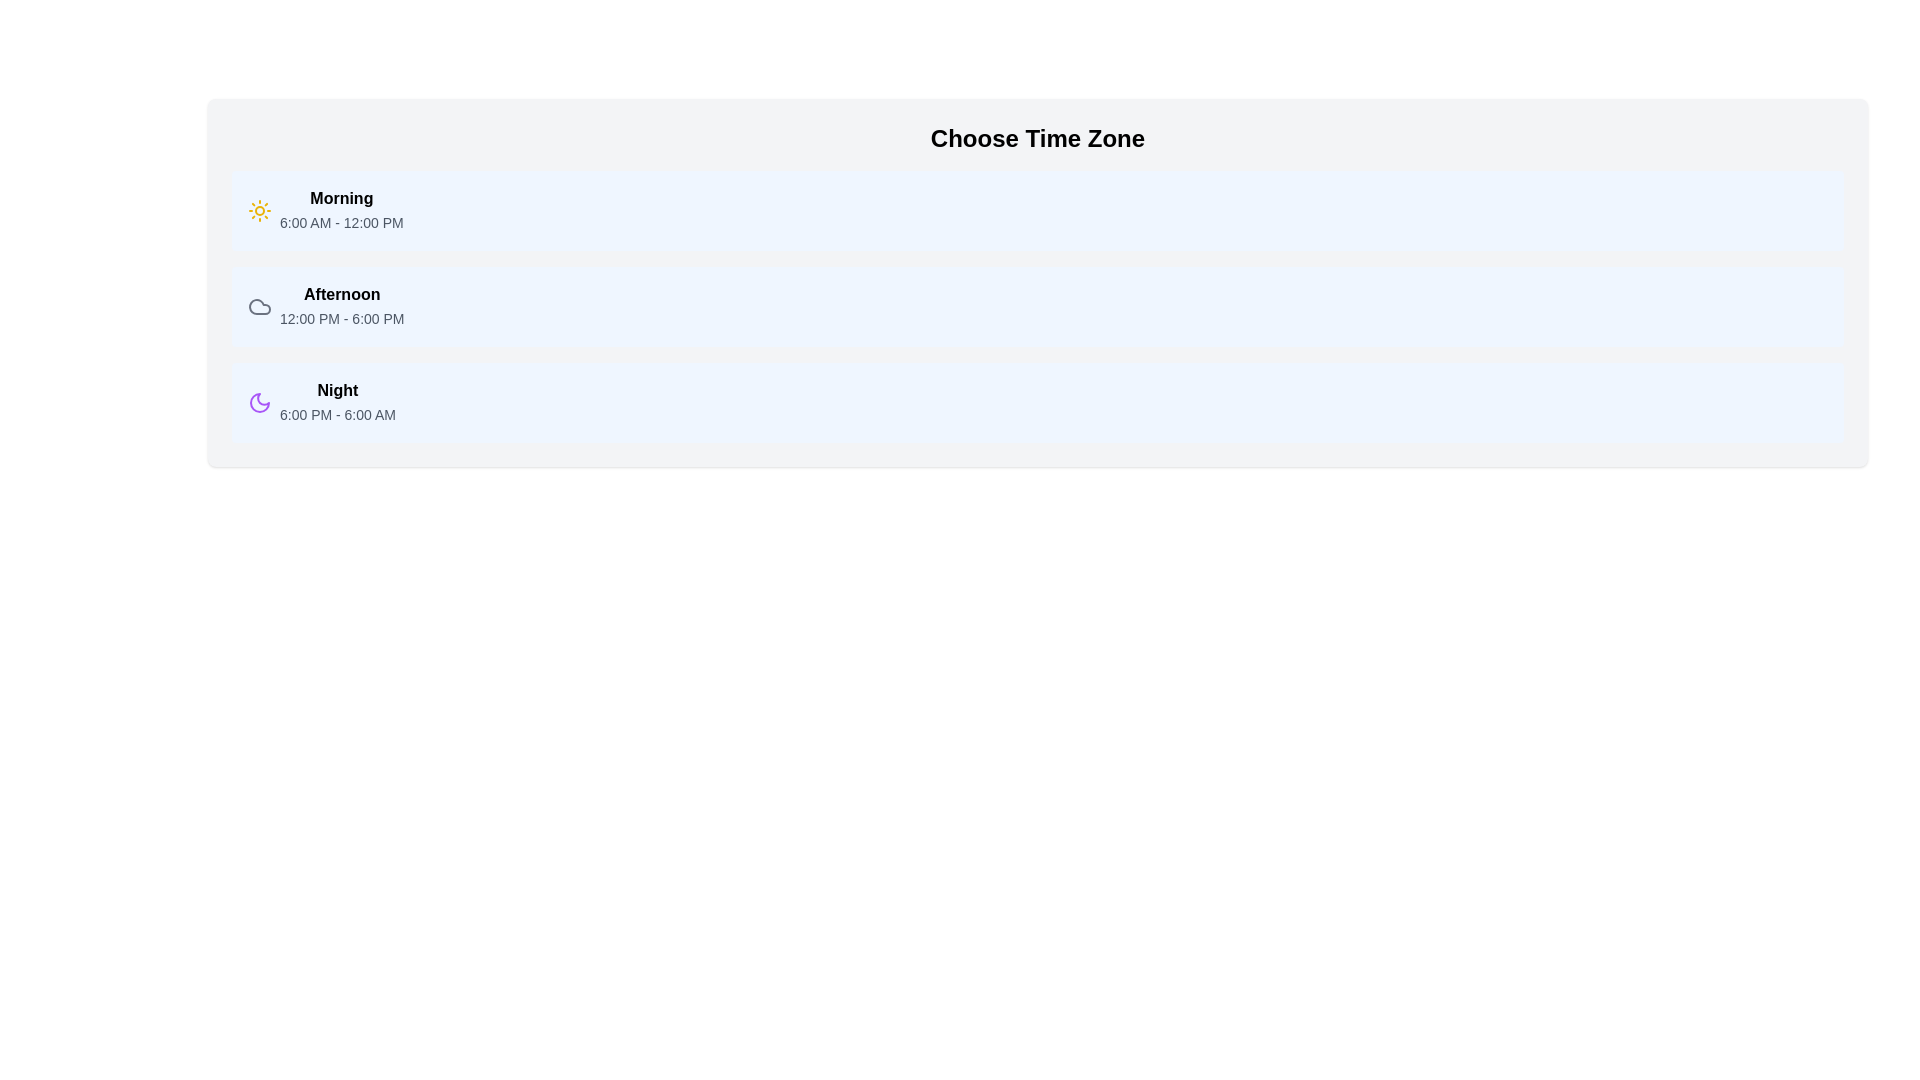 The image size is (1920, 1080). I want to click on the sun icon, which is a yellow circular illustration with rays, located to the left of the 'Morning' label in the selection menu, so click(258, 211).